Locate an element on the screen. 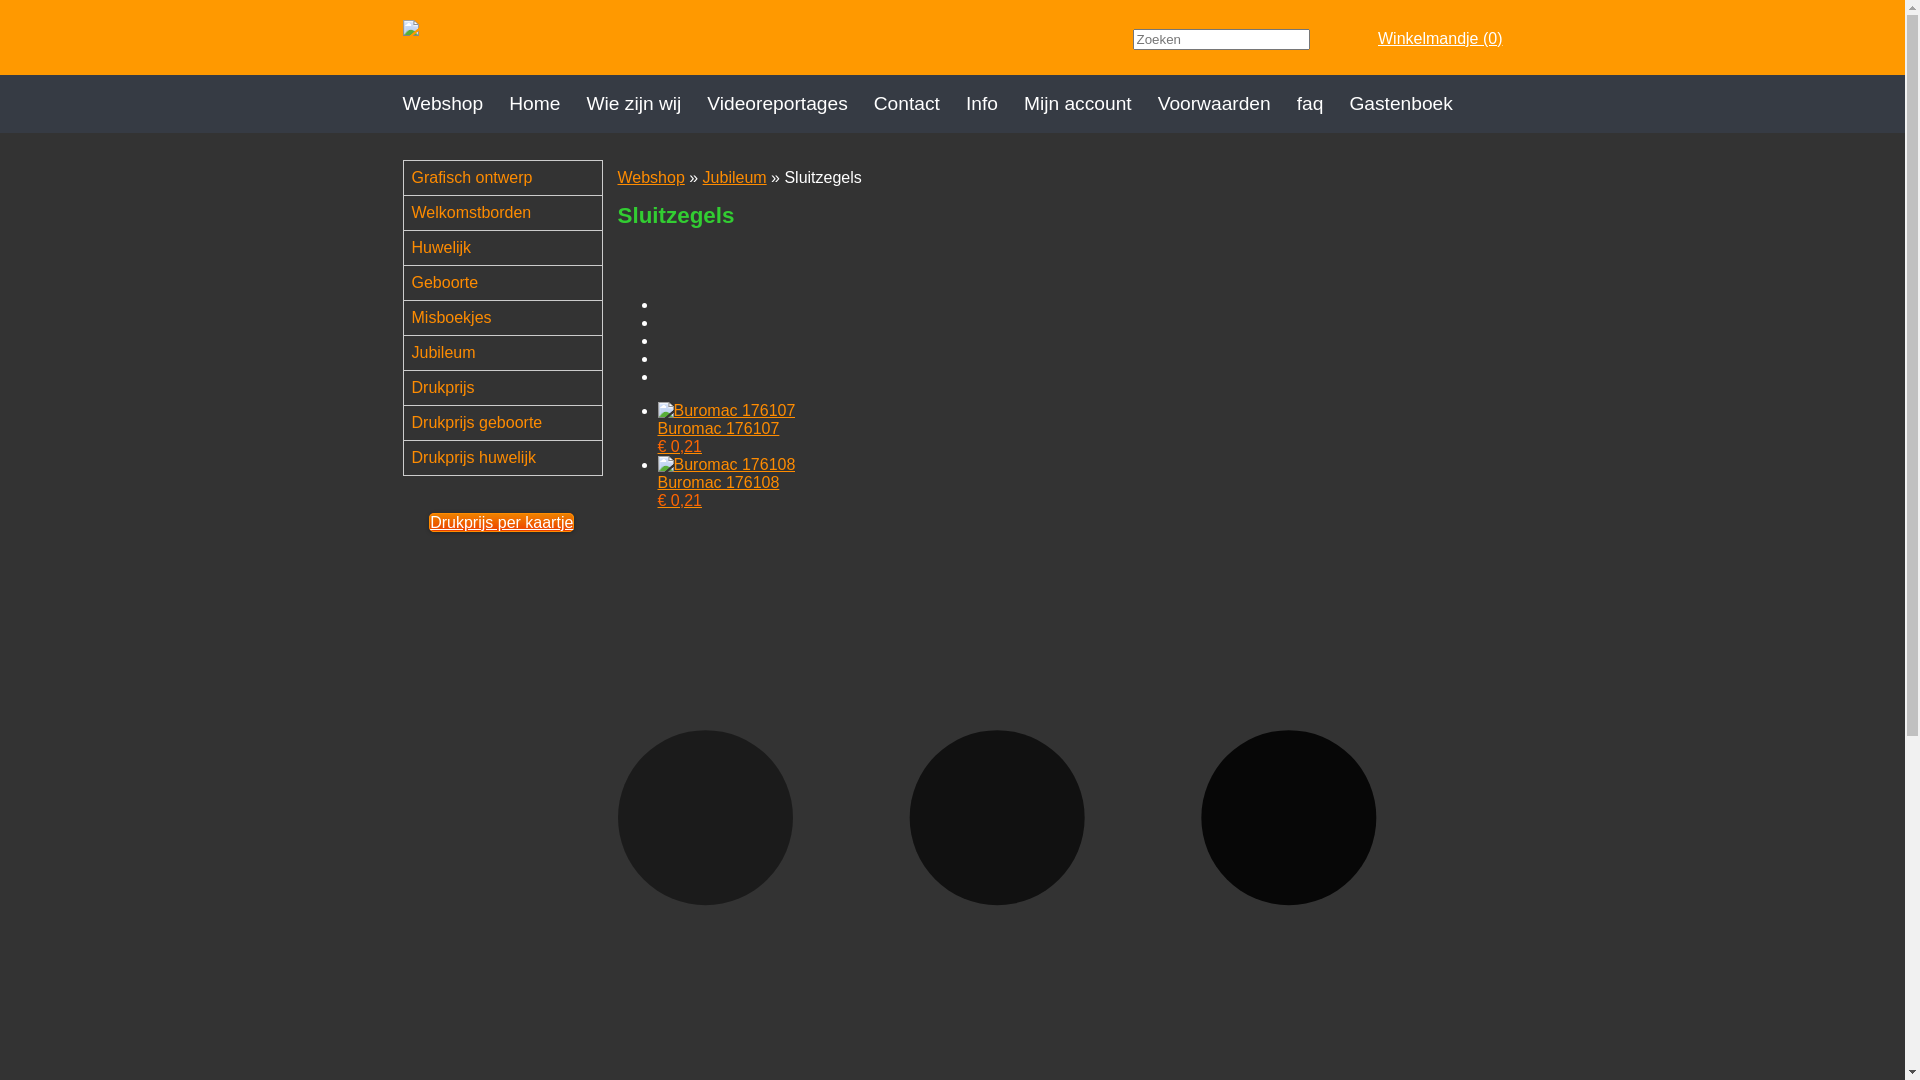 This screenshot has height=1080, width=1920. 'WinkelmandjeWinkelmandje (0)' is located at coordinates (1353, 38).